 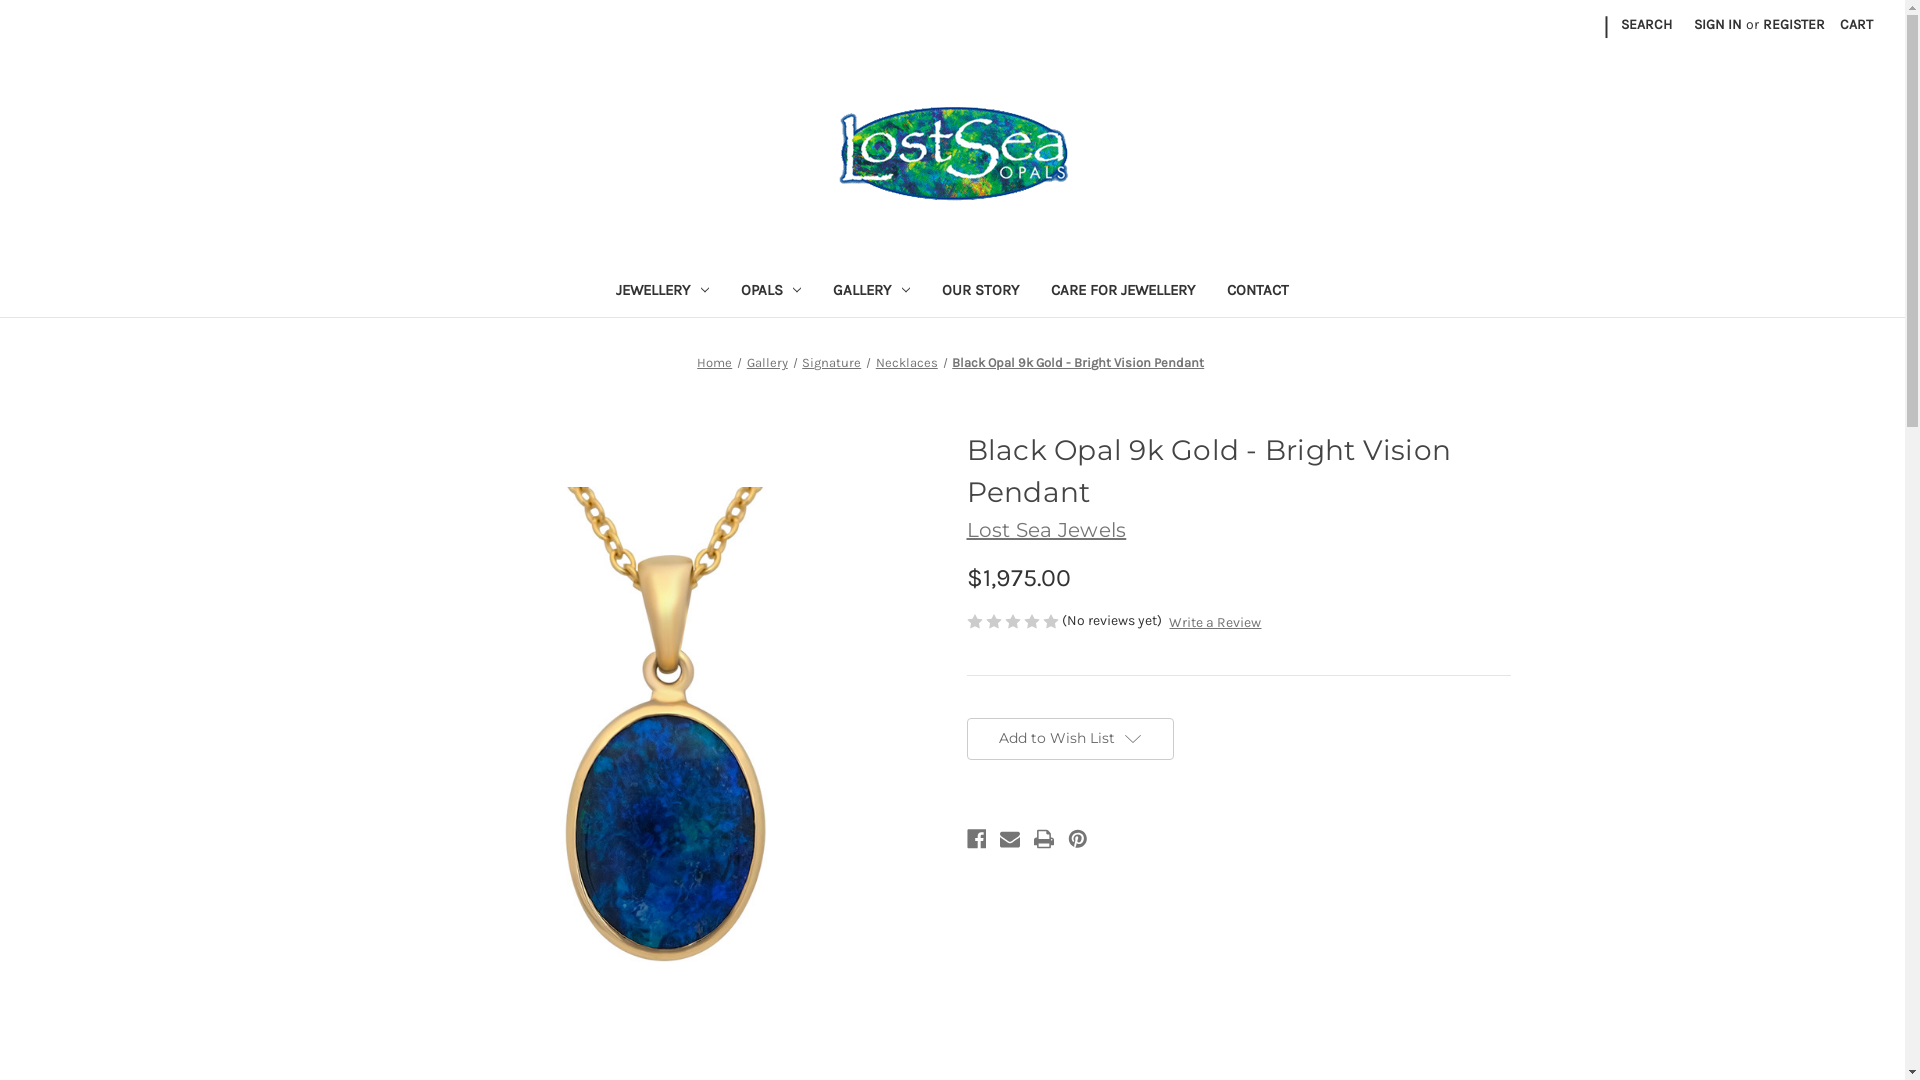 What do you see at coordinates (1855, 24) in the screenshot?
I see `'CART'` at bounding box center [1855, 24].